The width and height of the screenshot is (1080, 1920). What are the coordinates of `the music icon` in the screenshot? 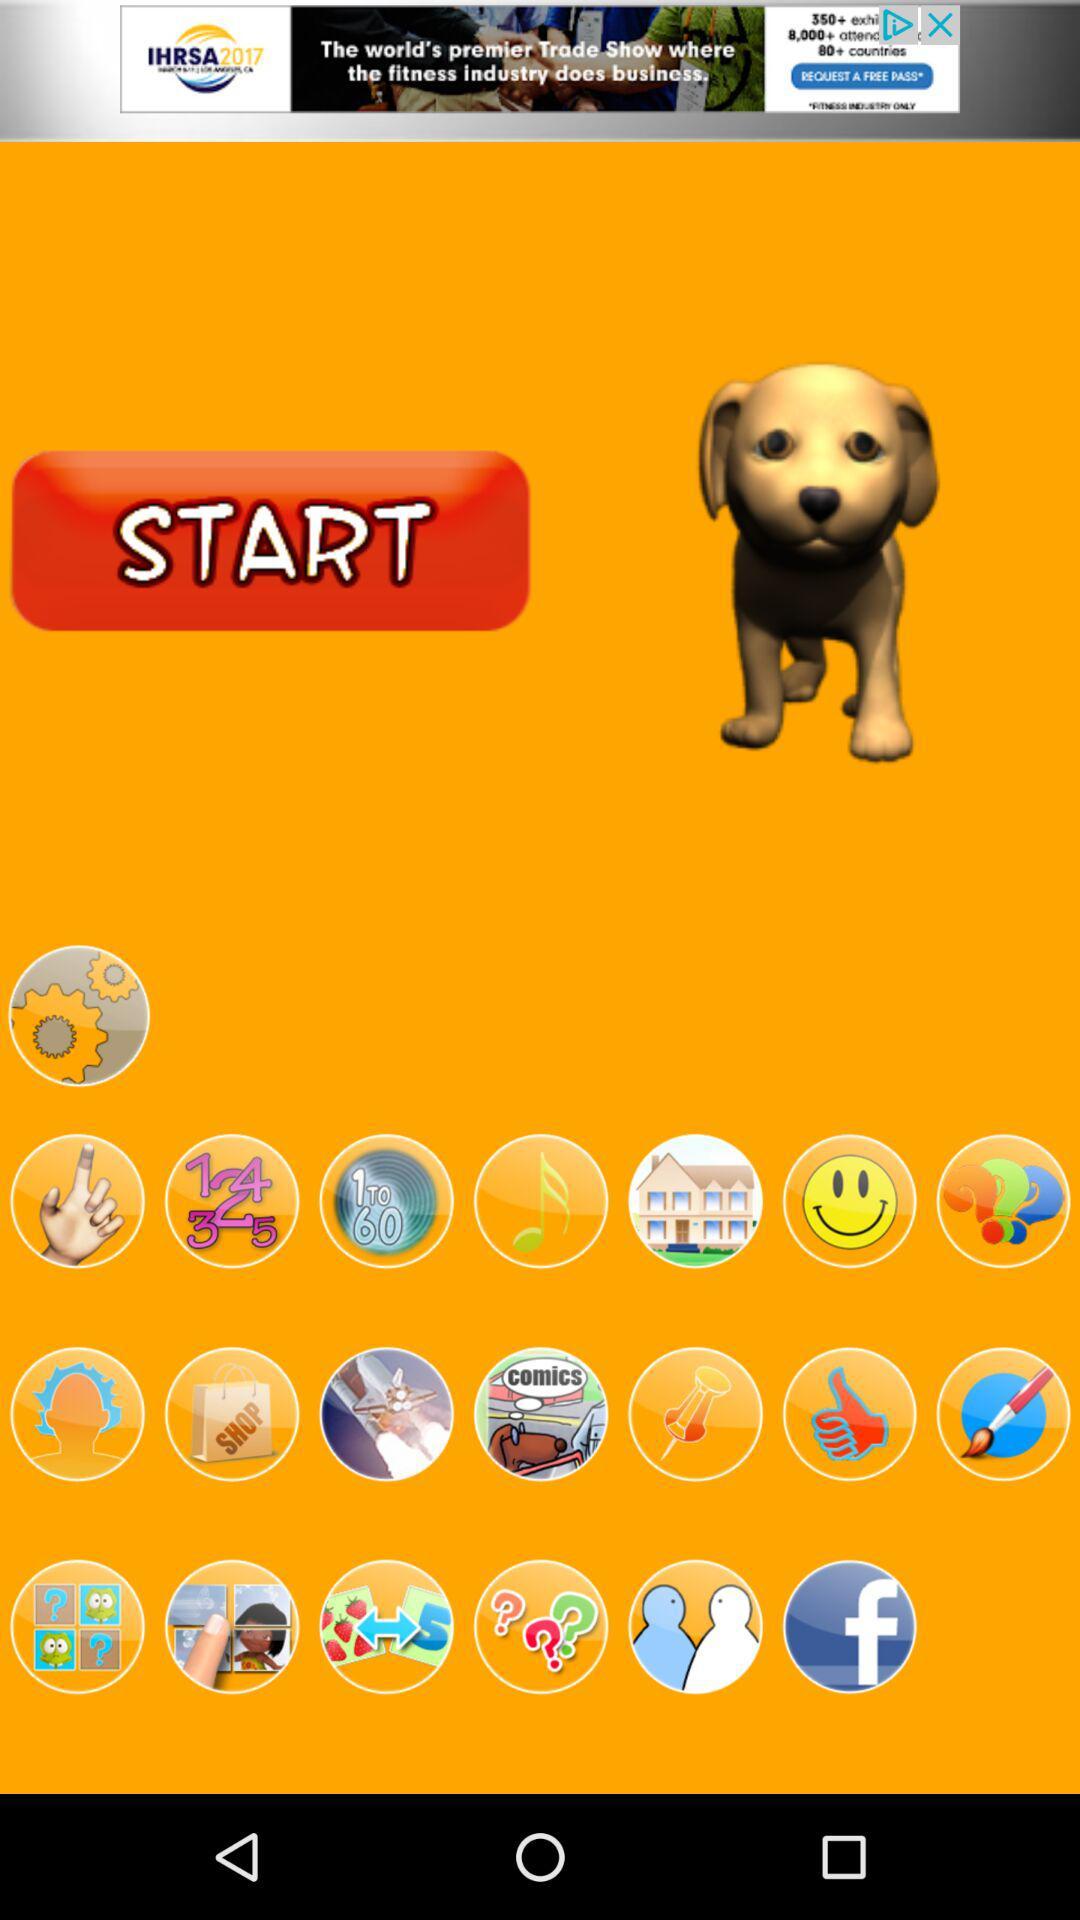 It's located at (540, 1285).